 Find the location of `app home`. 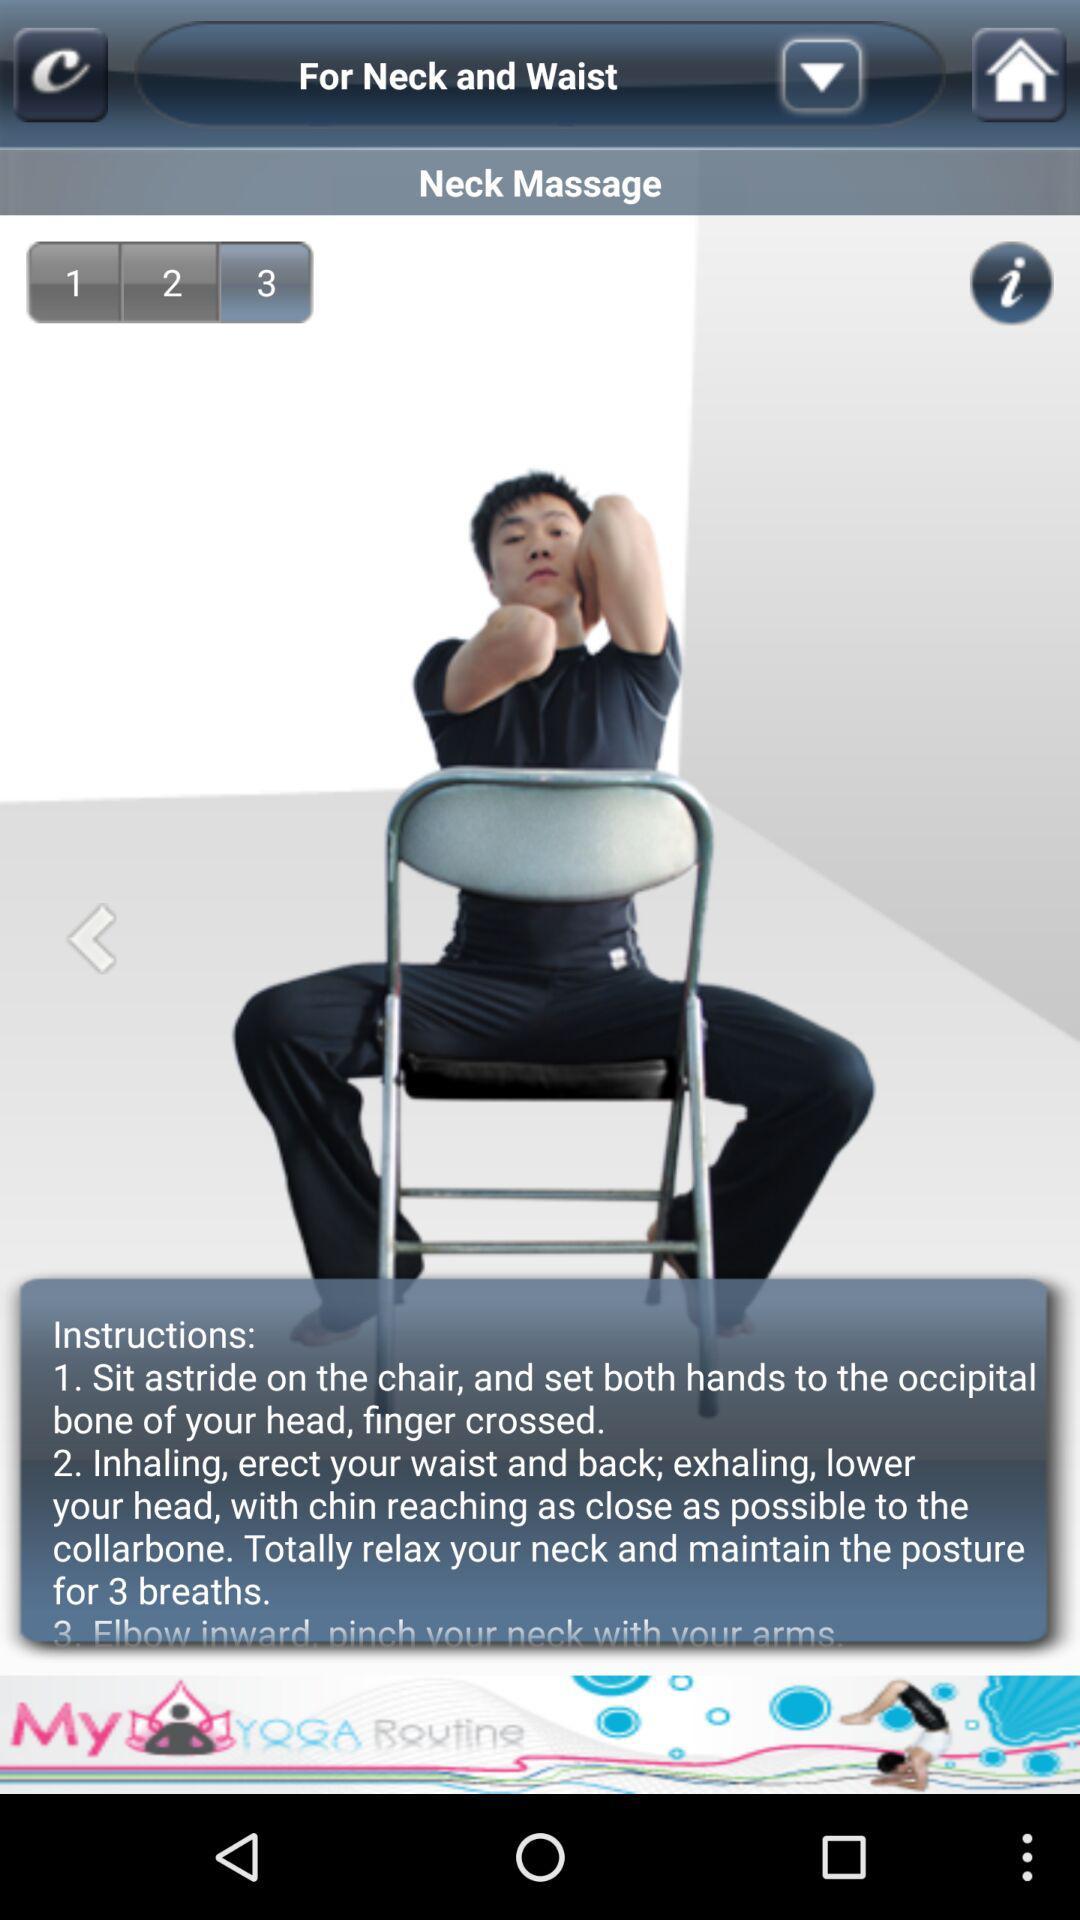

app home is located at coordinates (1019, 75).